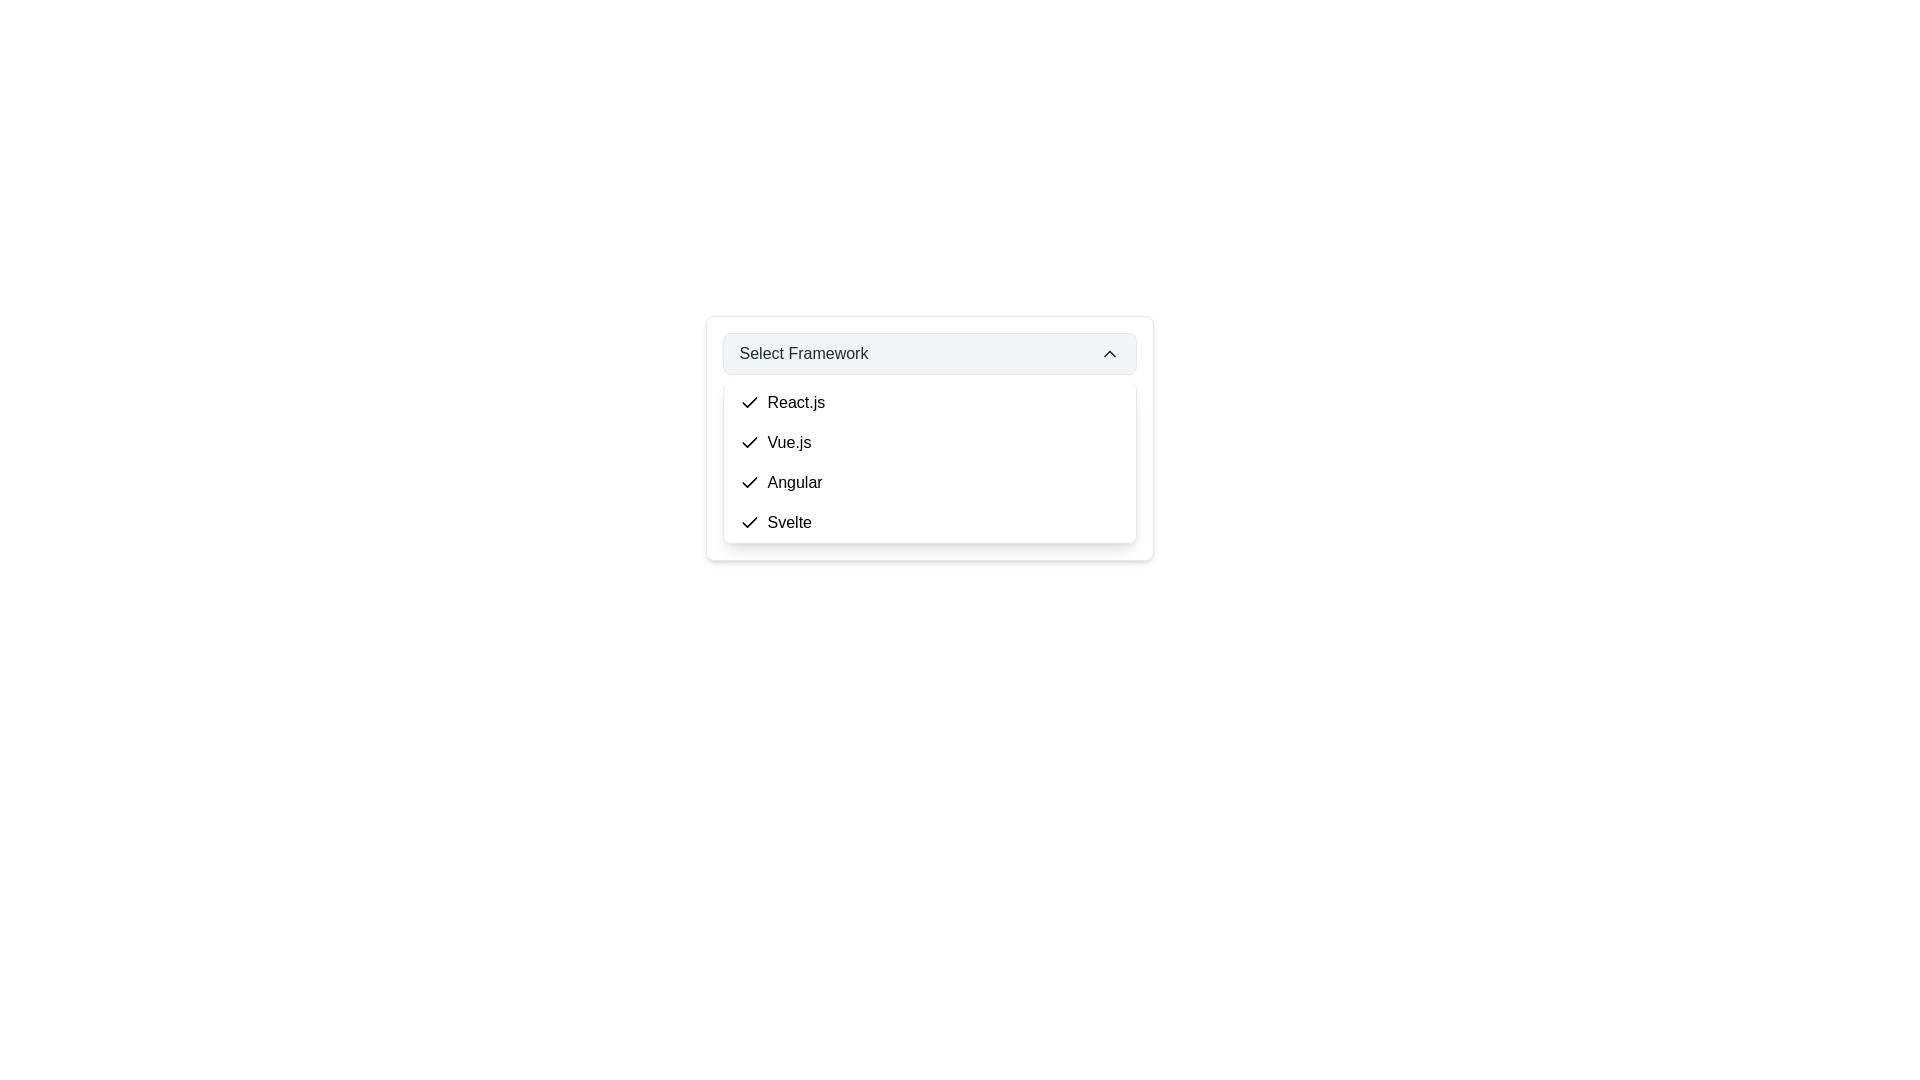 This screenshot has height=1080, width=1920. Describe the element at coordinates (803, 353) in the screenshot. I see `the static text label that serves as a title for the dropdown menu indicating its purpose as a selection for frameworks` at that location.